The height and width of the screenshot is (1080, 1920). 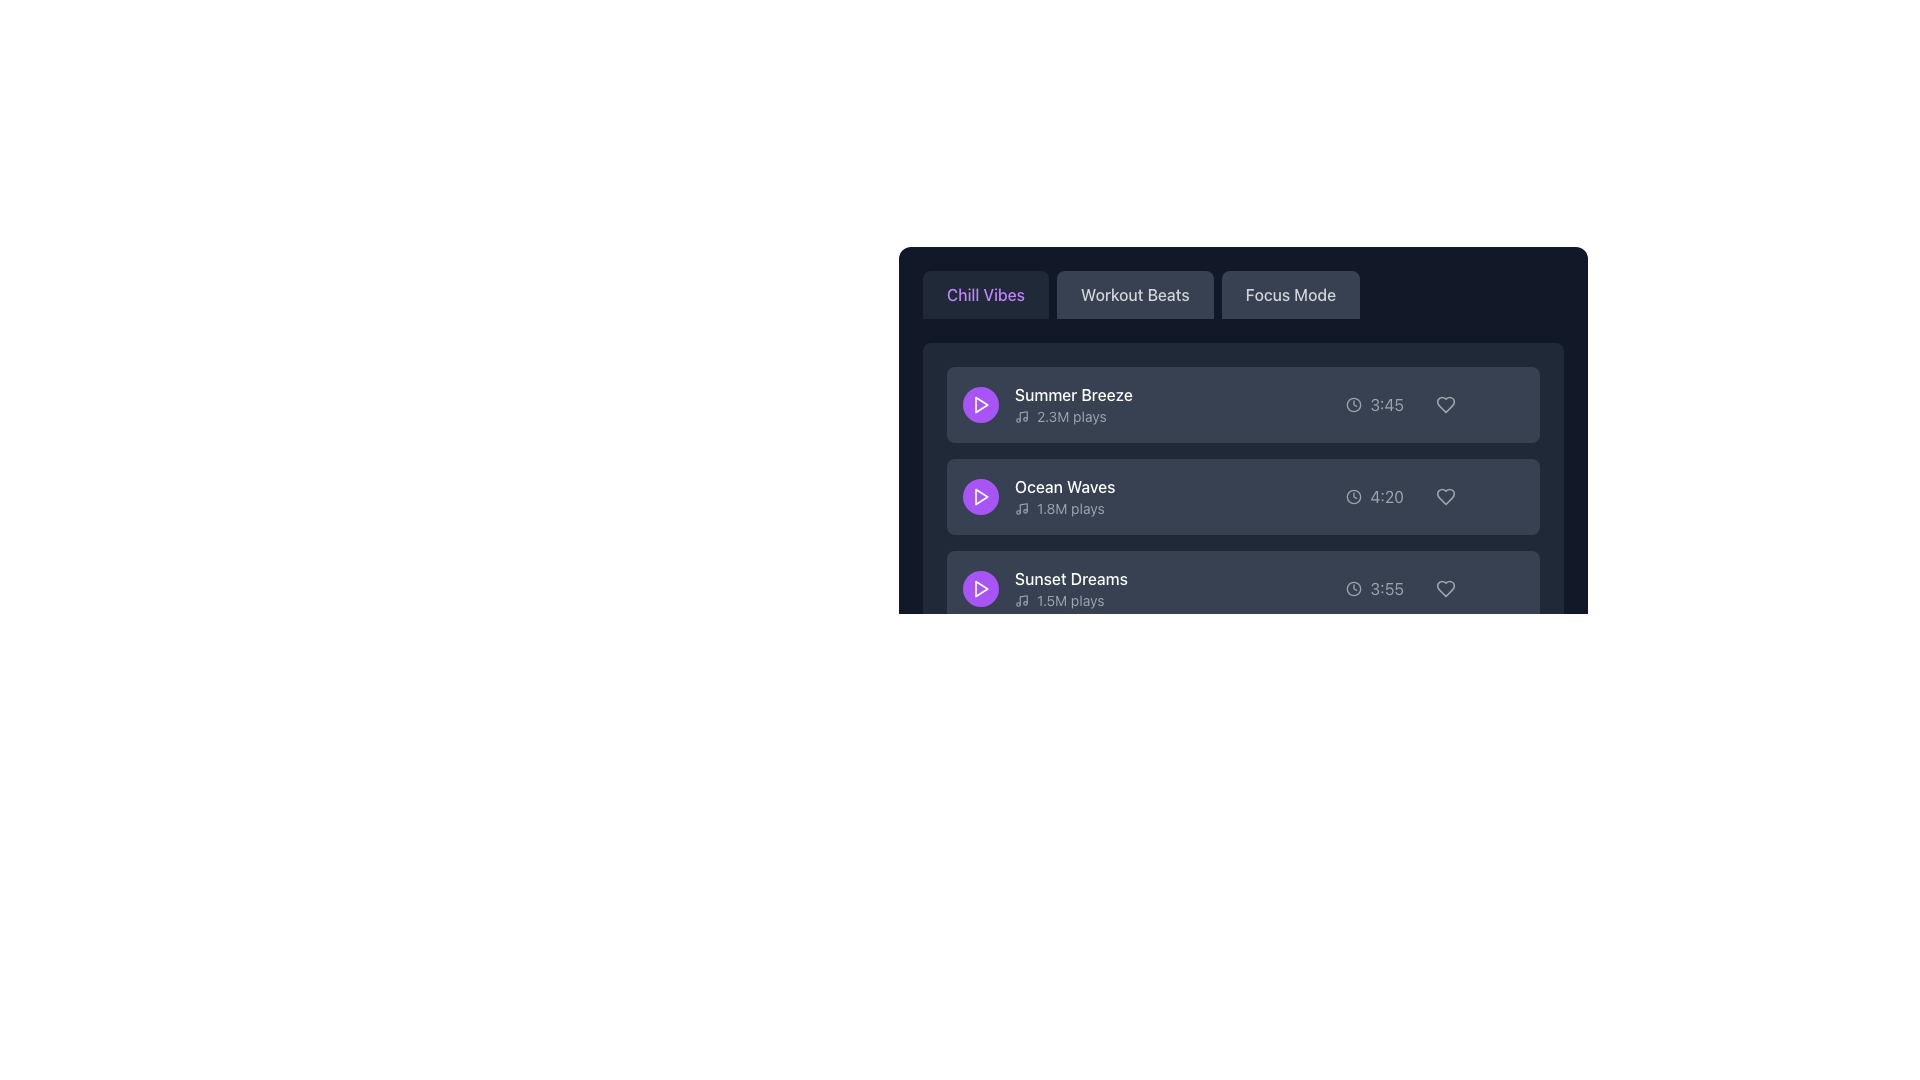 What do you see at coordinates (1445, 588) in the screenshot?
I see `the small heart-shaped button, the third item in the list of interactive icons next to the track 'Sunset Dreams'` at bounding box center [1445, 588].